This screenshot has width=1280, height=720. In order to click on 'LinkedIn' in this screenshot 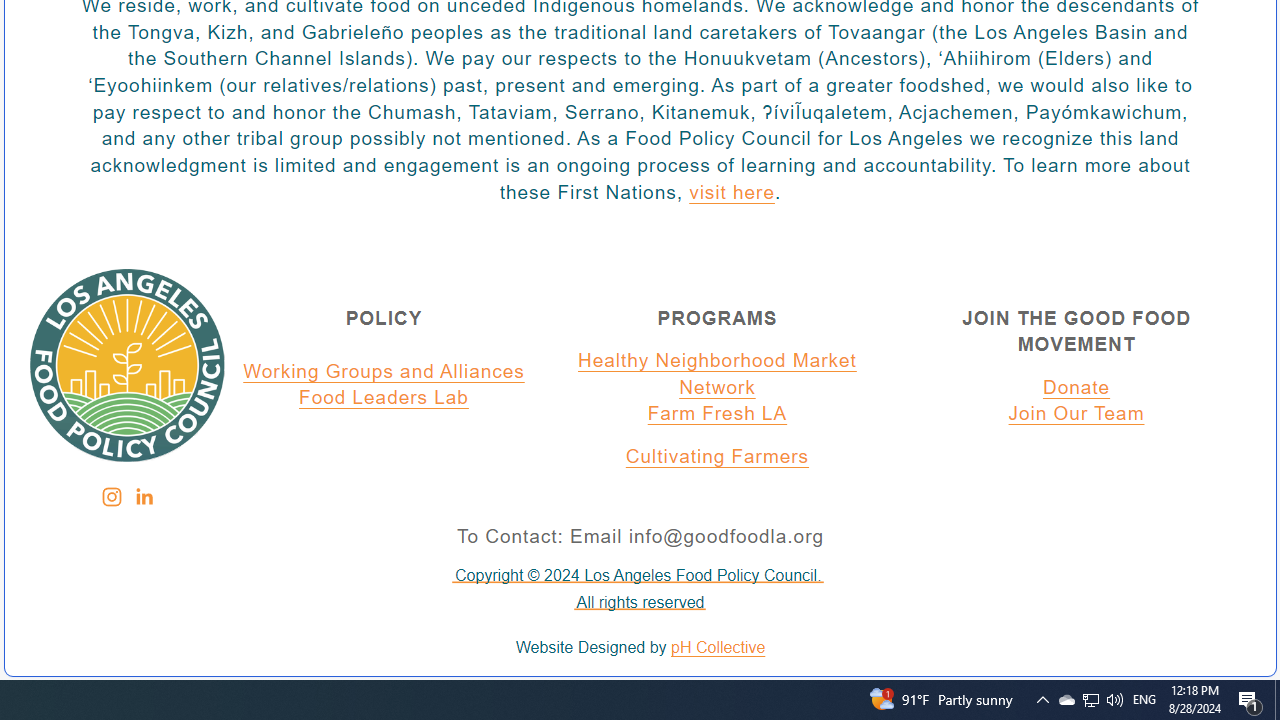, I will do `click(142, 496)`.